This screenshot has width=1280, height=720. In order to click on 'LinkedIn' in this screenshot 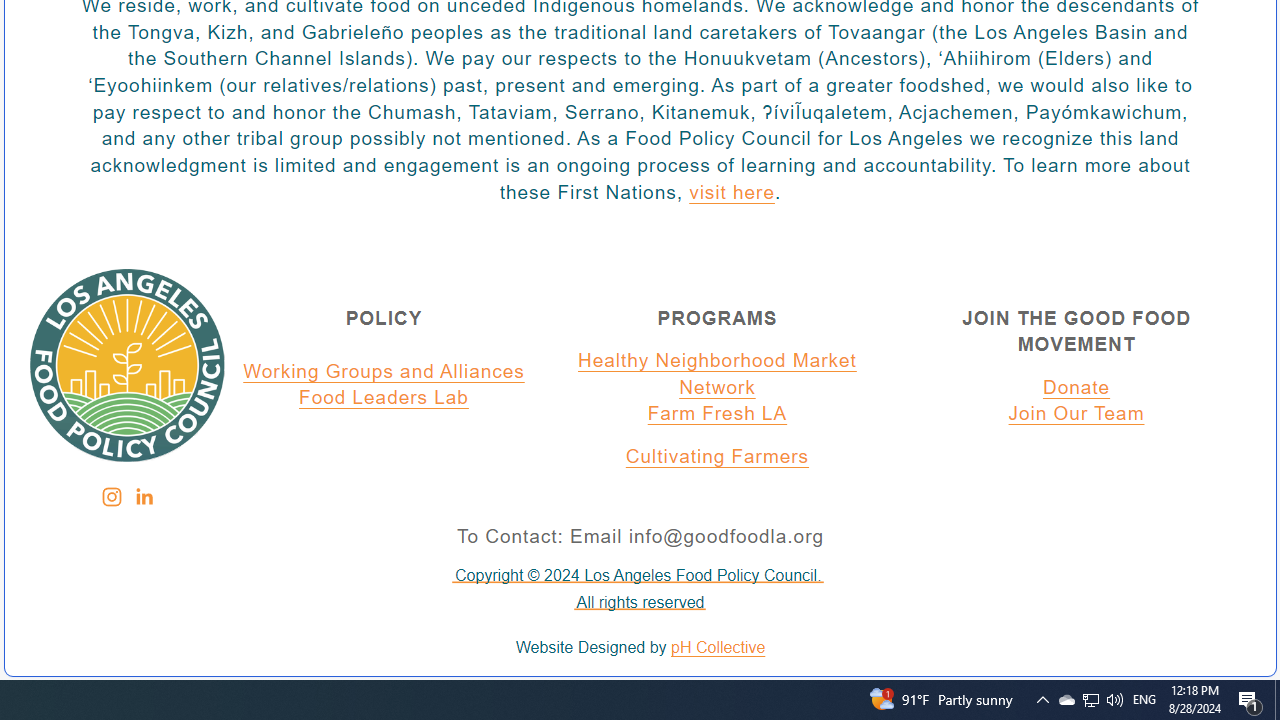, I will do `click(142, 496)`.